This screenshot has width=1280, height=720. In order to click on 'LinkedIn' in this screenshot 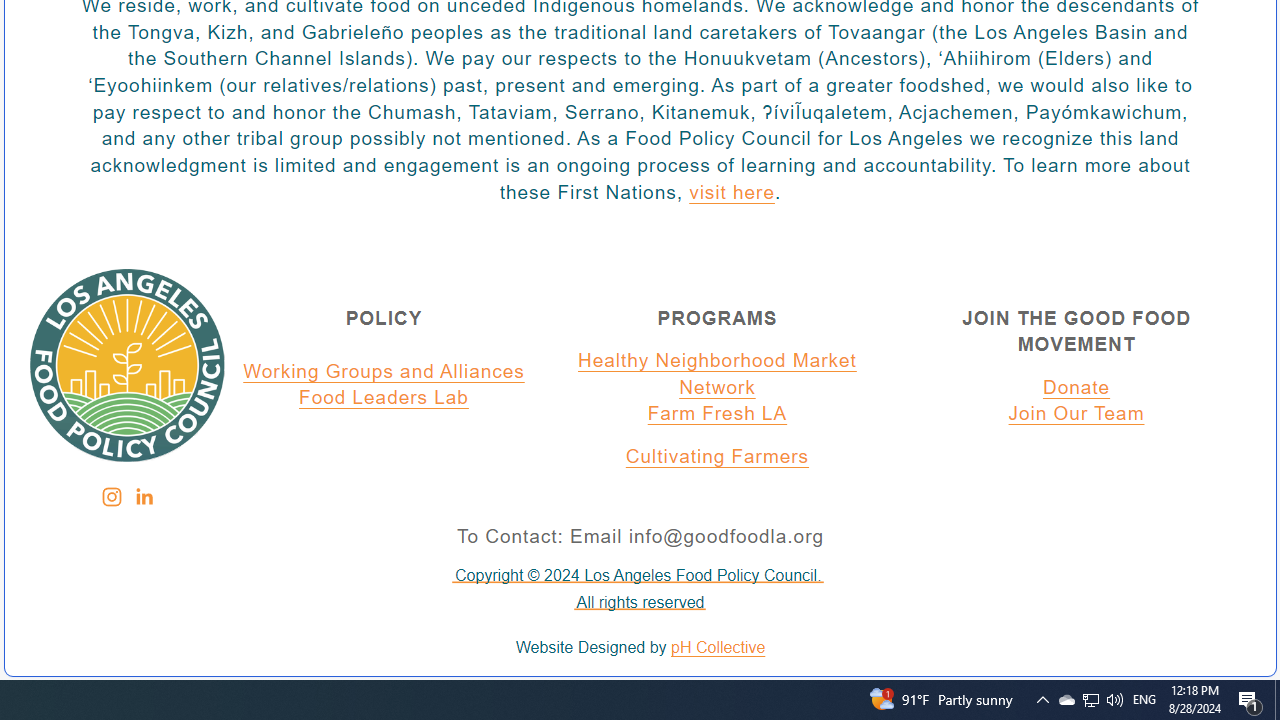, I will do `click(142, 496)`.